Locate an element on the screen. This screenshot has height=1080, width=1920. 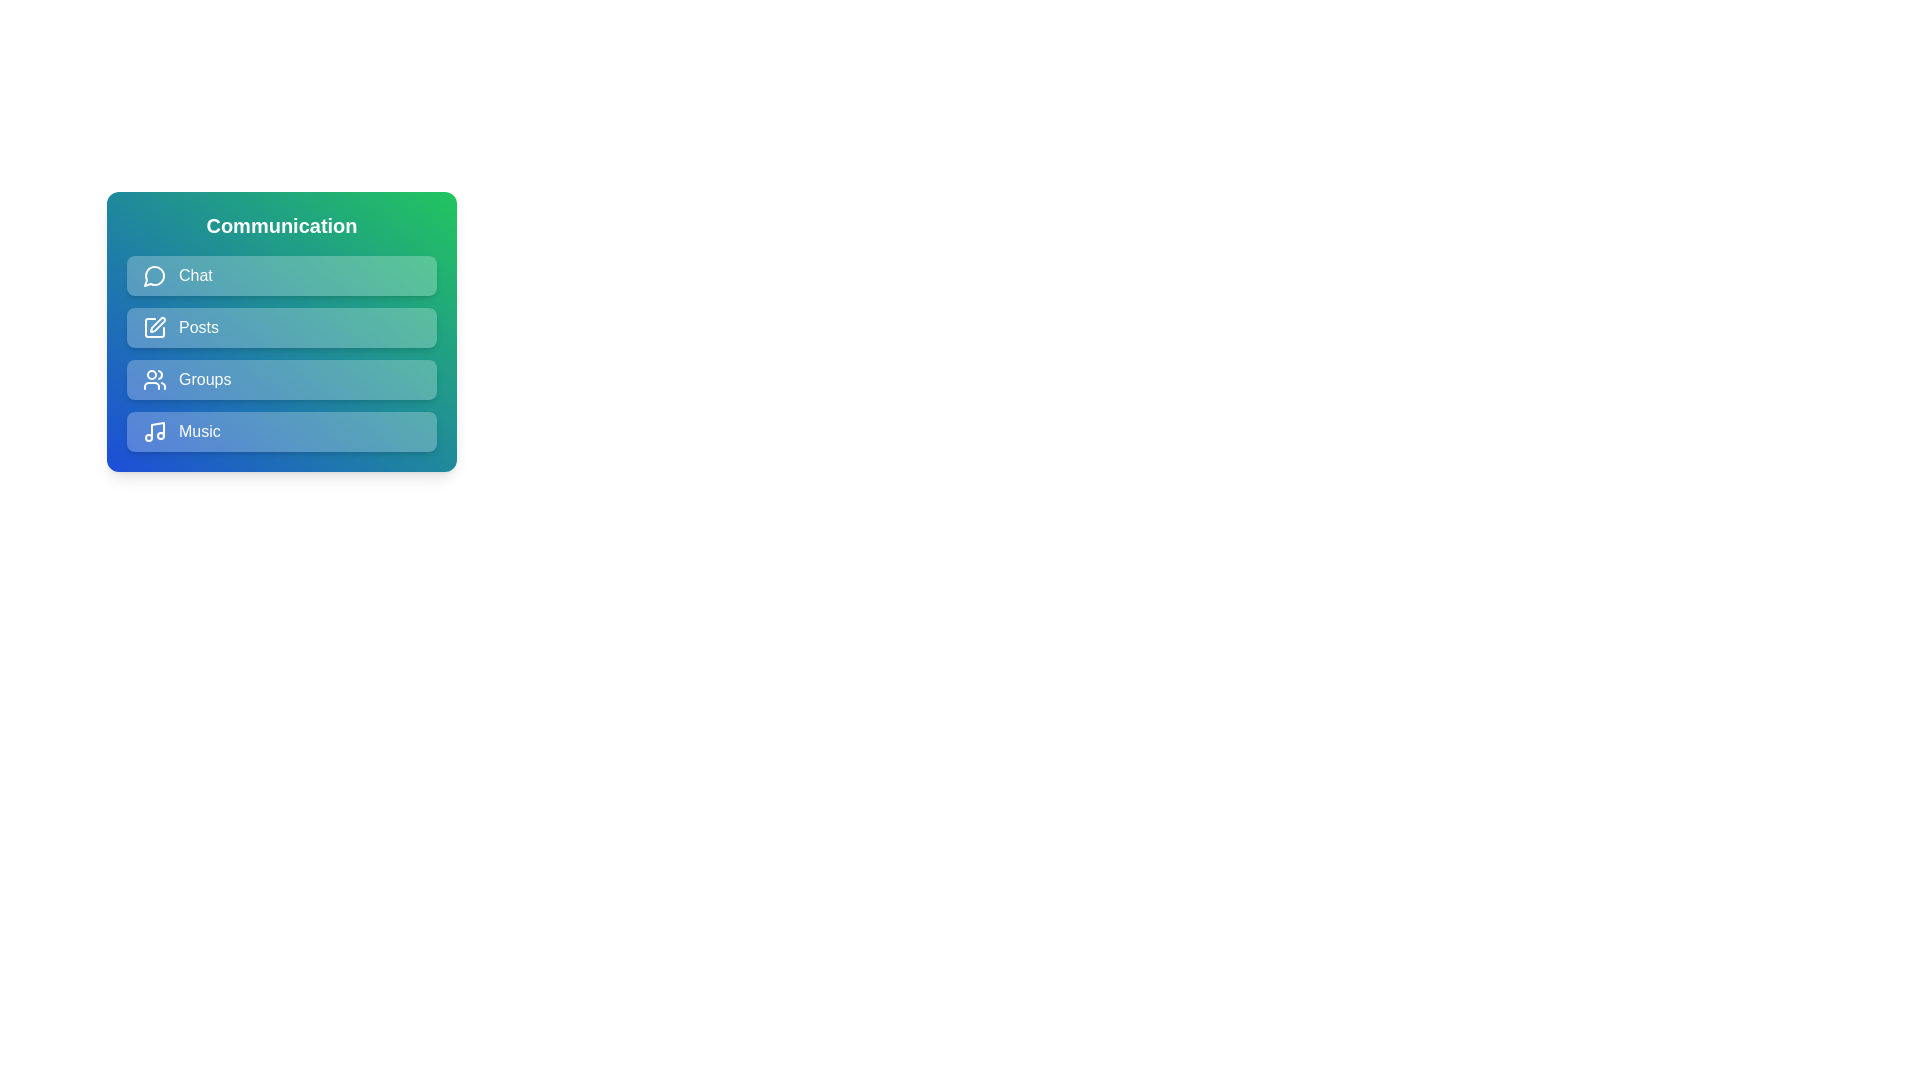
the icon associated with the Chat menu item is located at coordinates (153, 276).